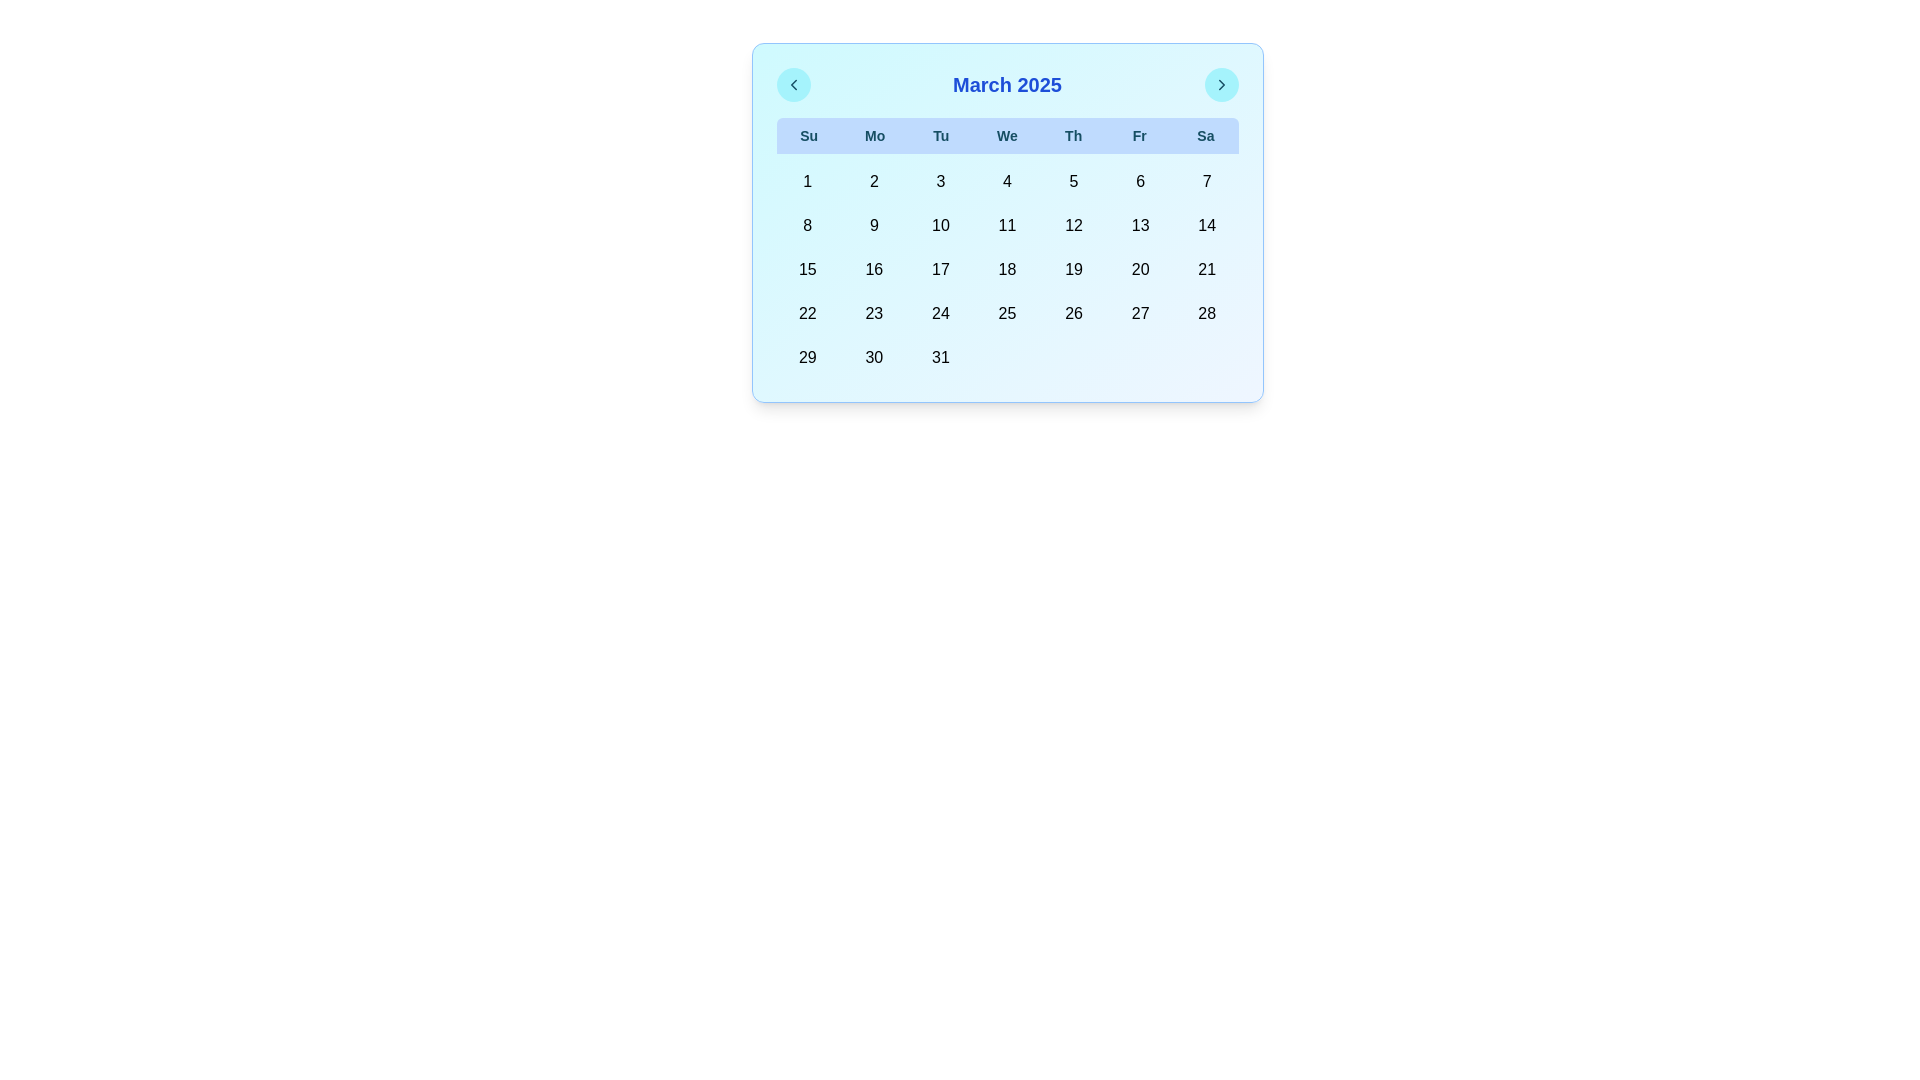 This screenshot has height=1080, width=1920. What do you see at coordinates (1206, 270) in the screenshot?
I see `the square button displaying the number '21'` at bounding box center [1206, 270].